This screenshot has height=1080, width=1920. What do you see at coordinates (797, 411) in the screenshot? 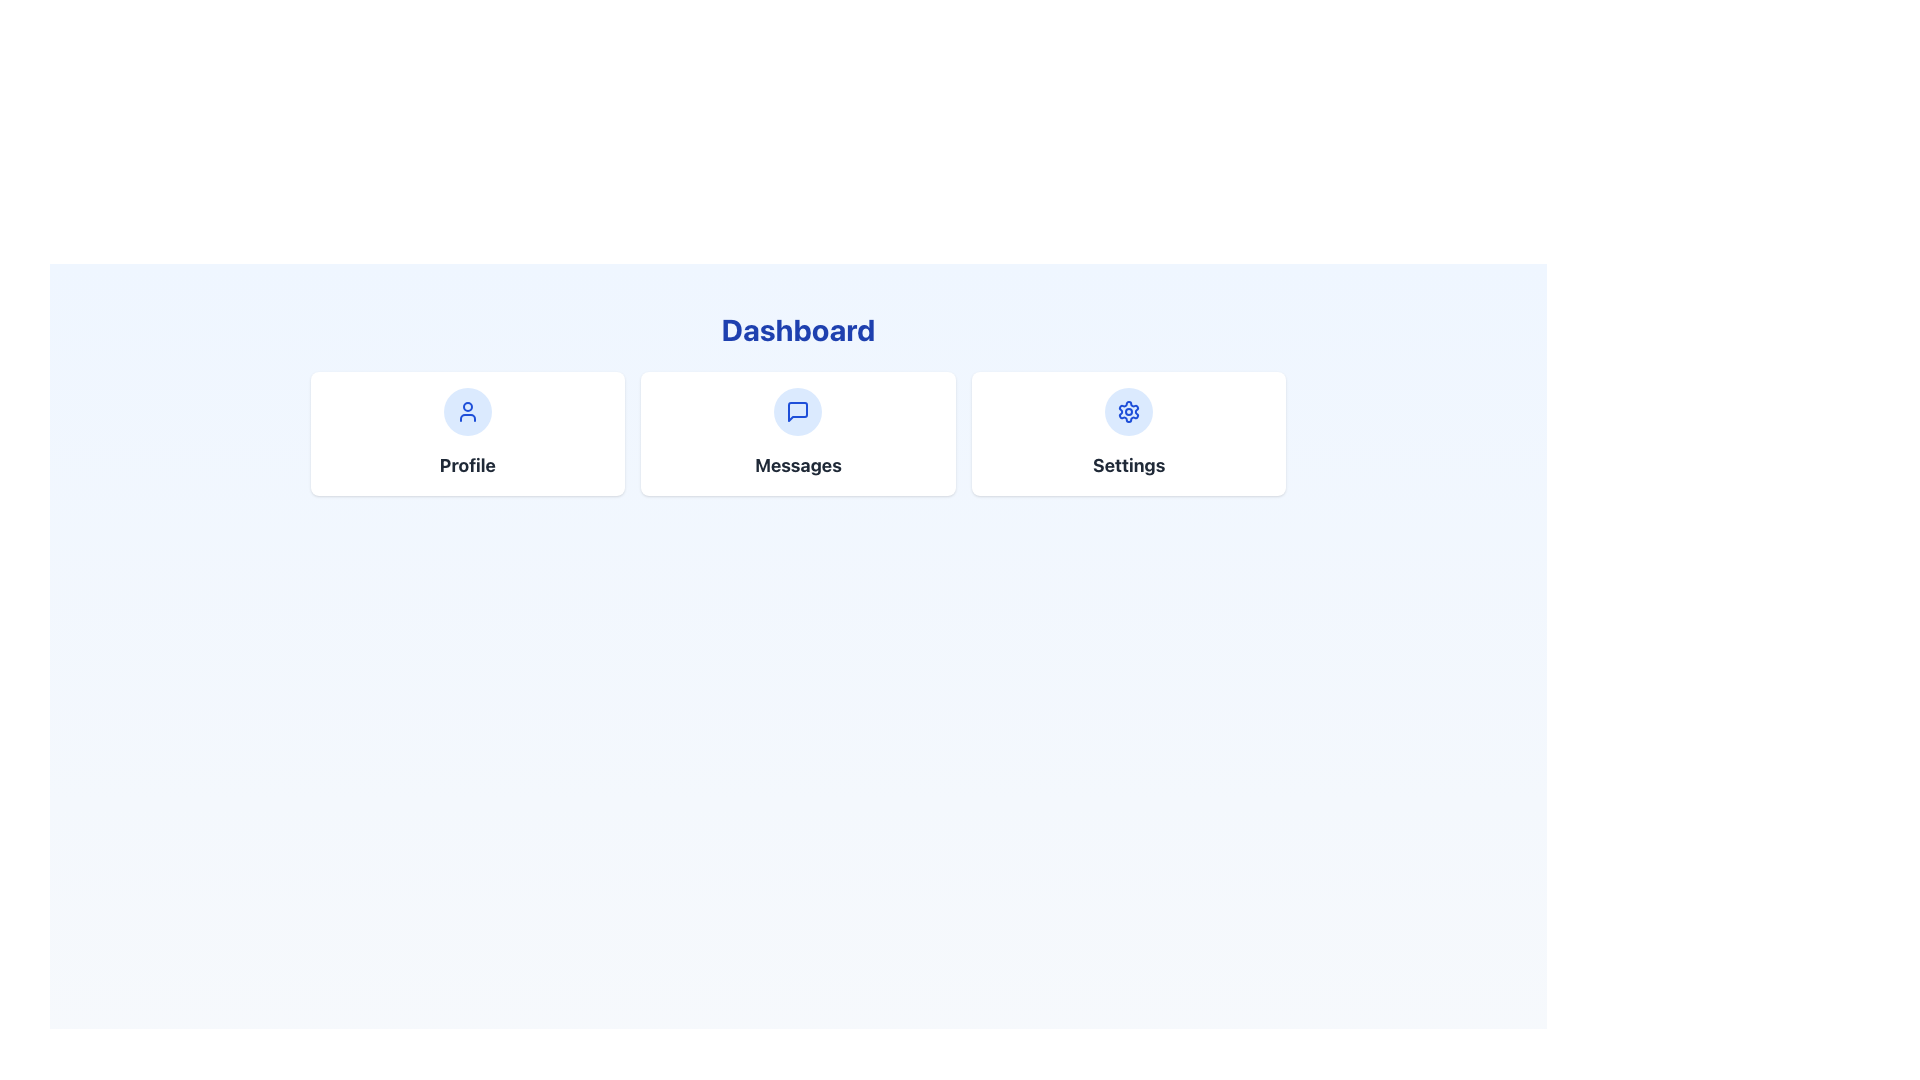
I see `the blue outlined message square icon located in the middle card labeled 'Messages' on the dashboard interface` at bounding box center [797, 411].